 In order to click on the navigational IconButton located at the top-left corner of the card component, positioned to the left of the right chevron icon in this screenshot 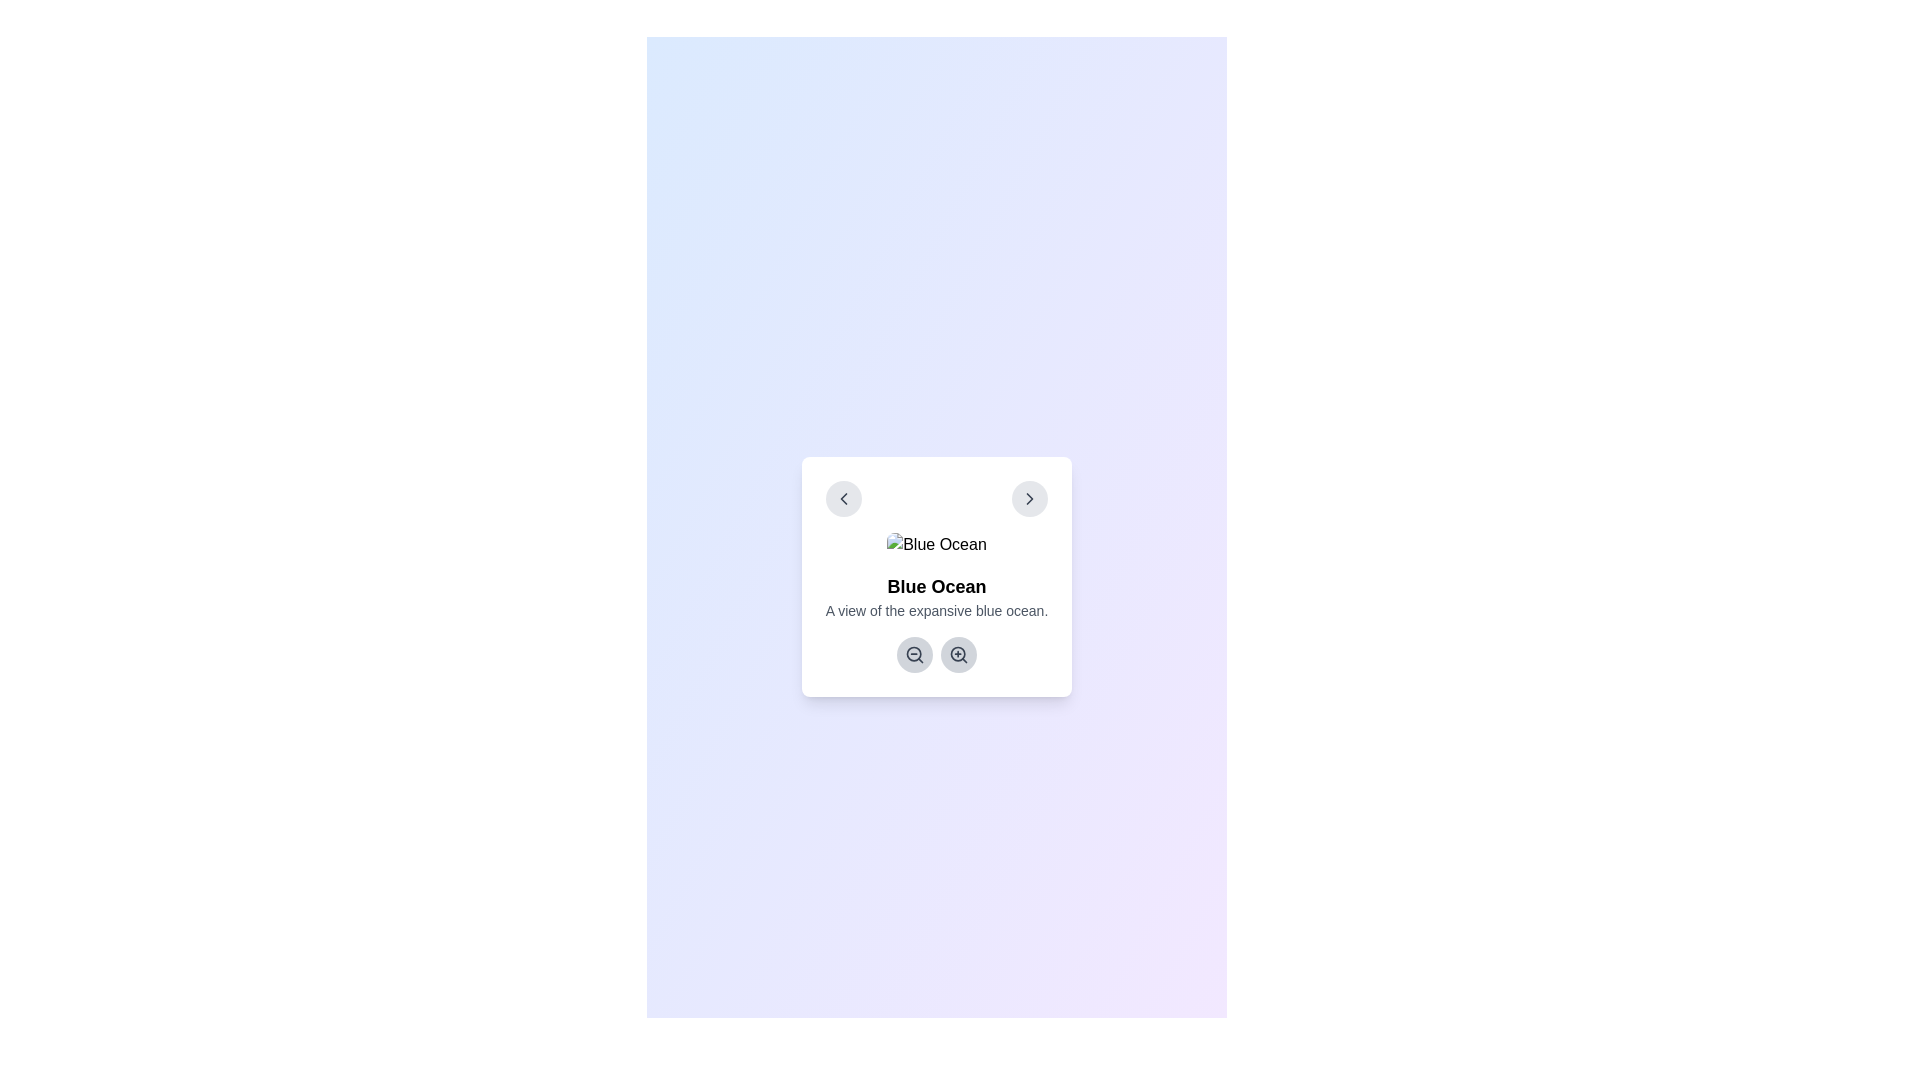, I will do `click(843, 497)`.